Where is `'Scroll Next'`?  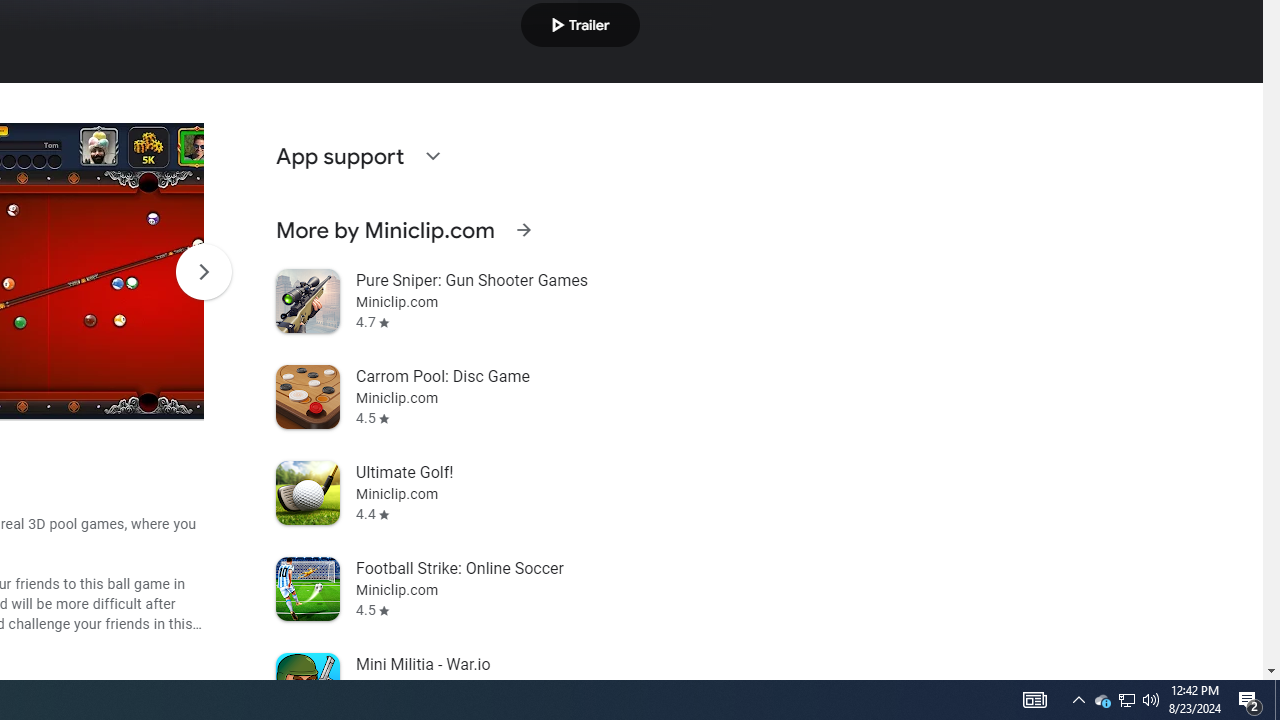
'Scroll Next' is located at coordinates (203, 272).